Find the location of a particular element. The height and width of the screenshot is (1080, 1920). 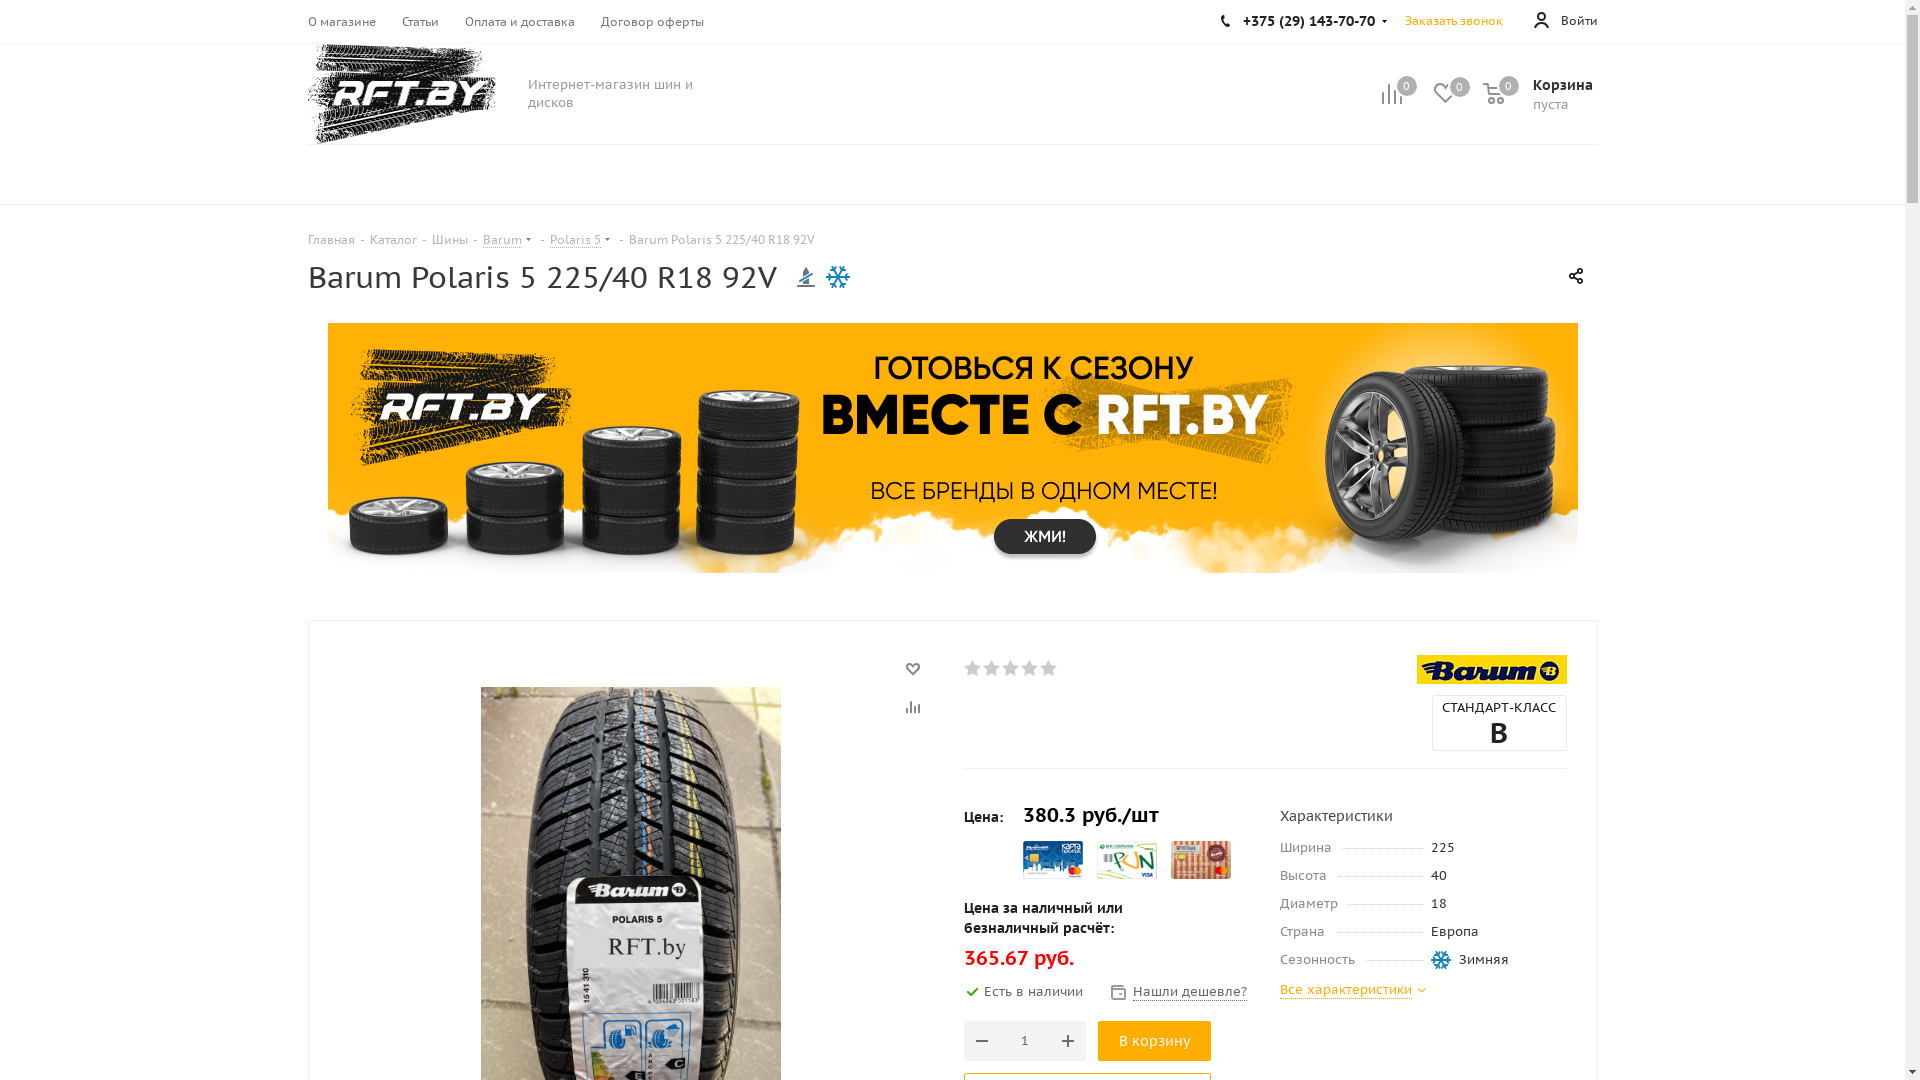

'Barum' is located at coordinates (481, 238).